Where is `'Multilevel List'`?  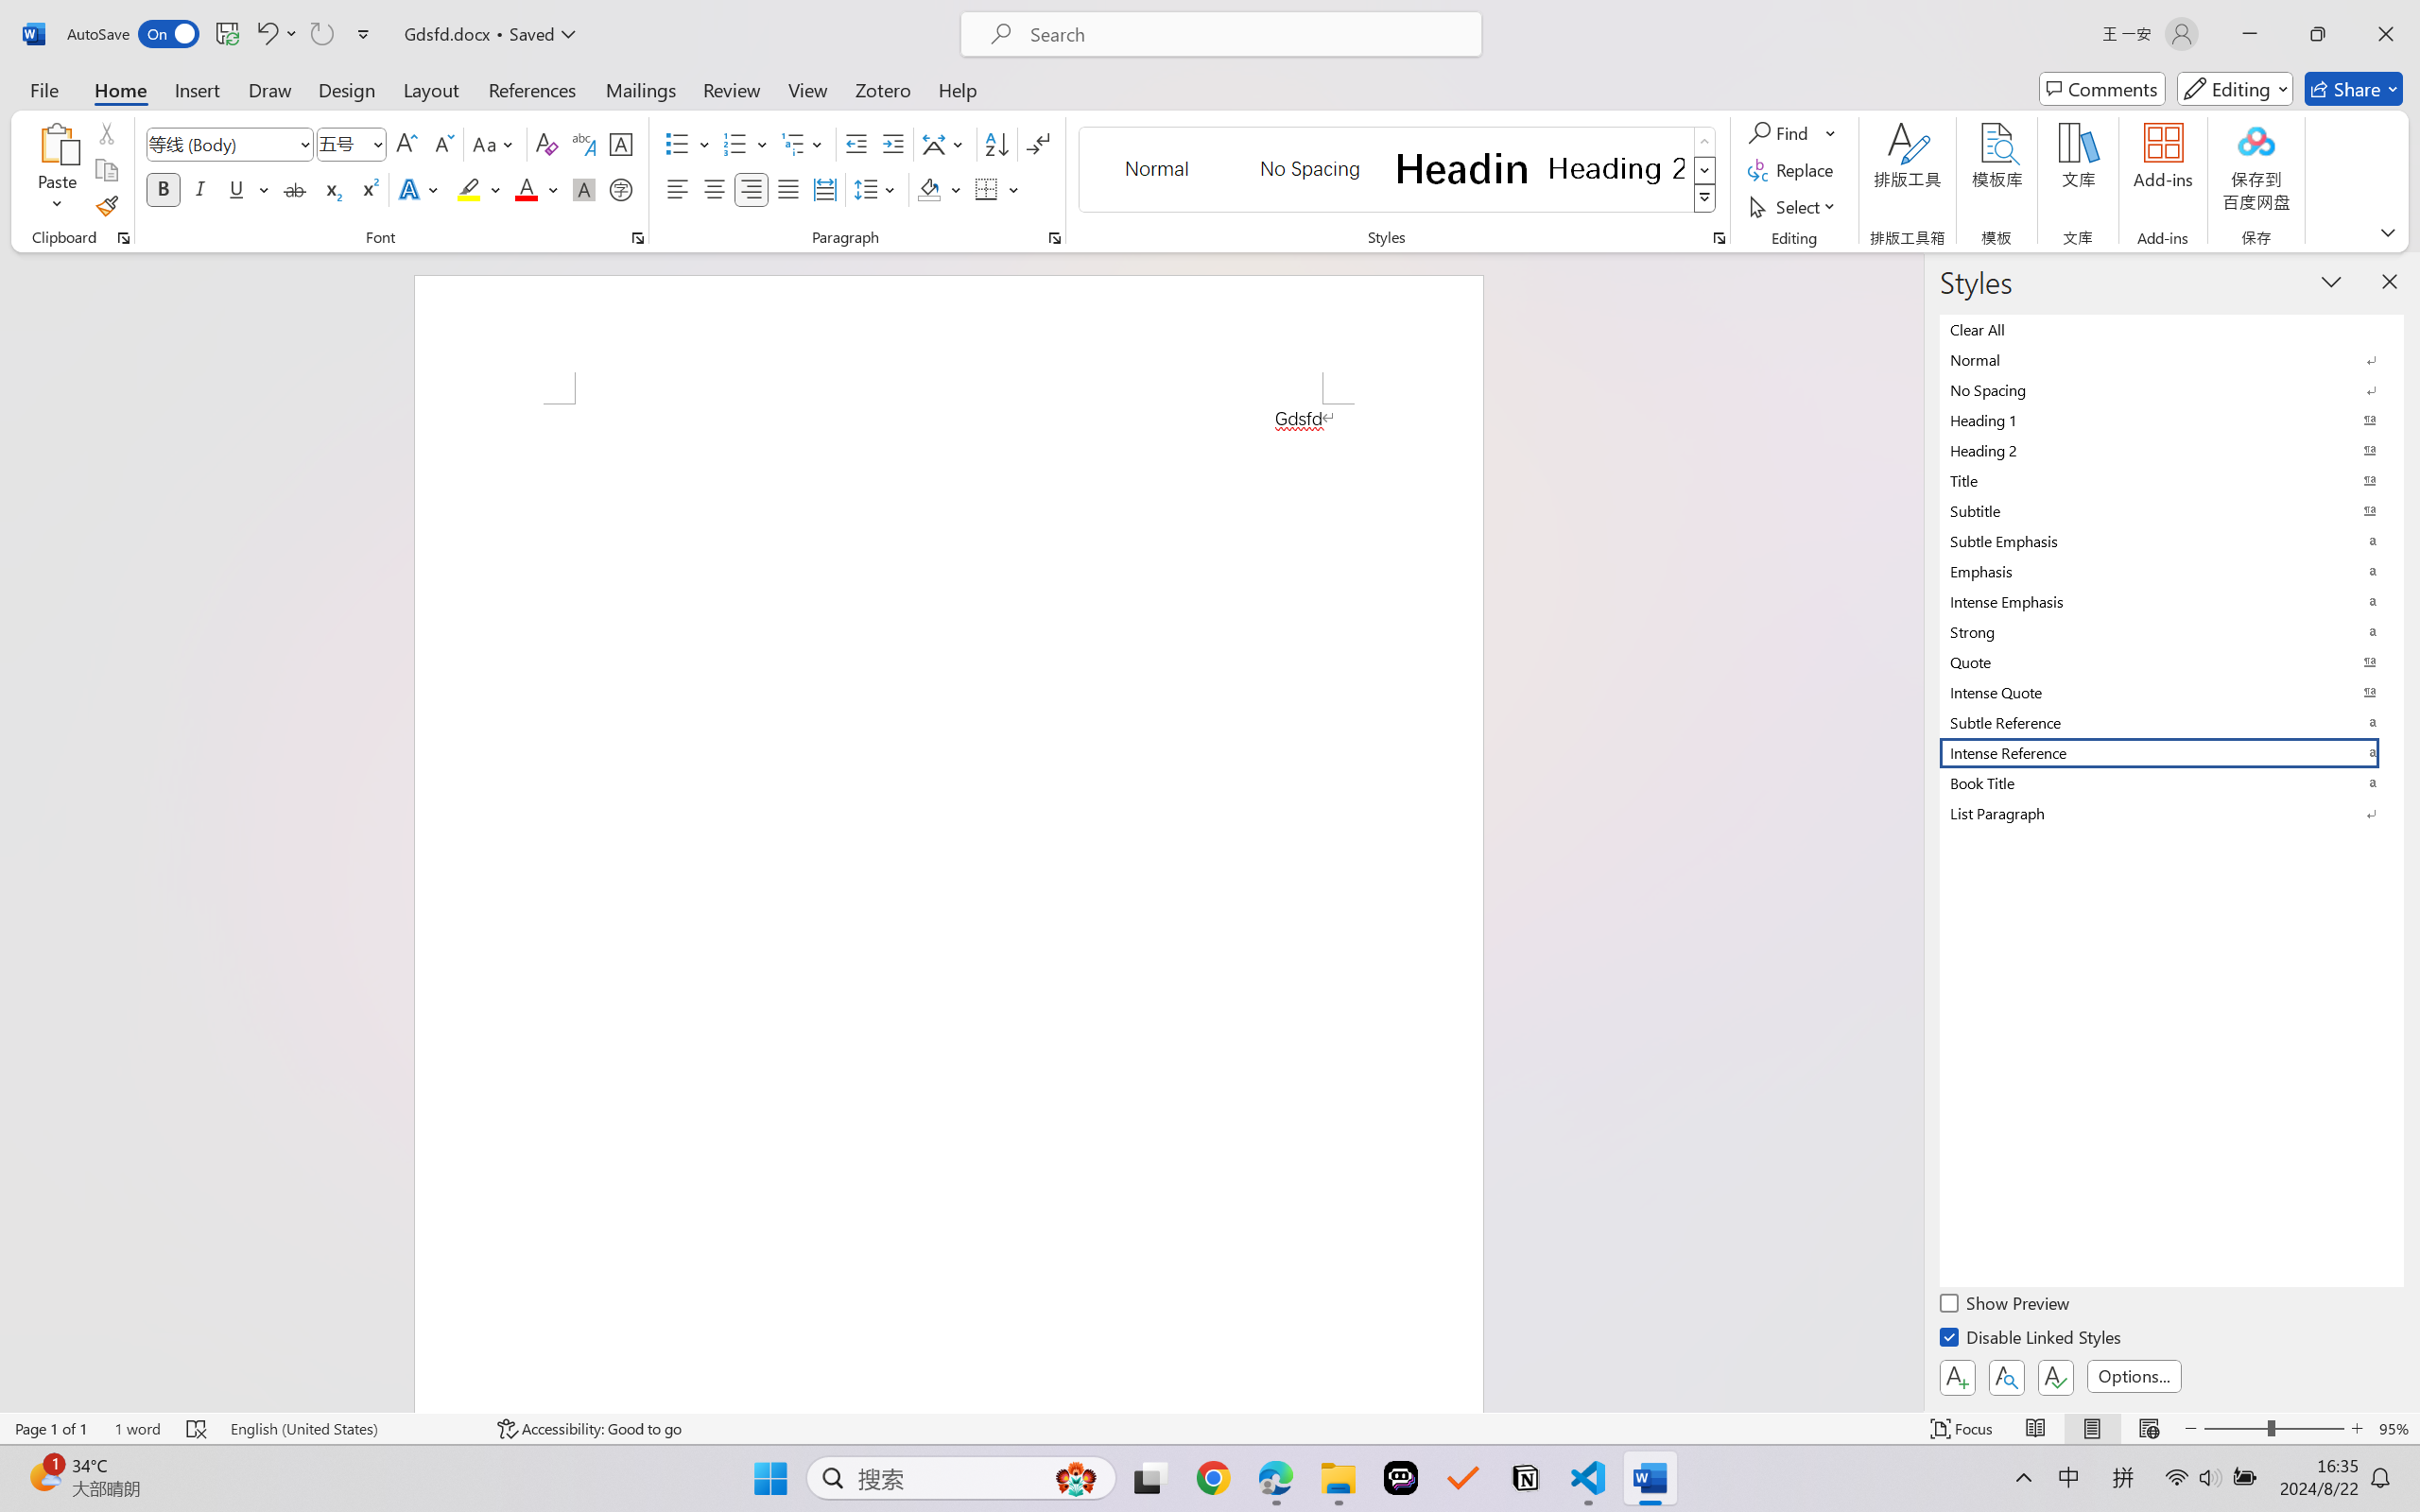
'Multilevel List' is located at coordinates (804, 144).